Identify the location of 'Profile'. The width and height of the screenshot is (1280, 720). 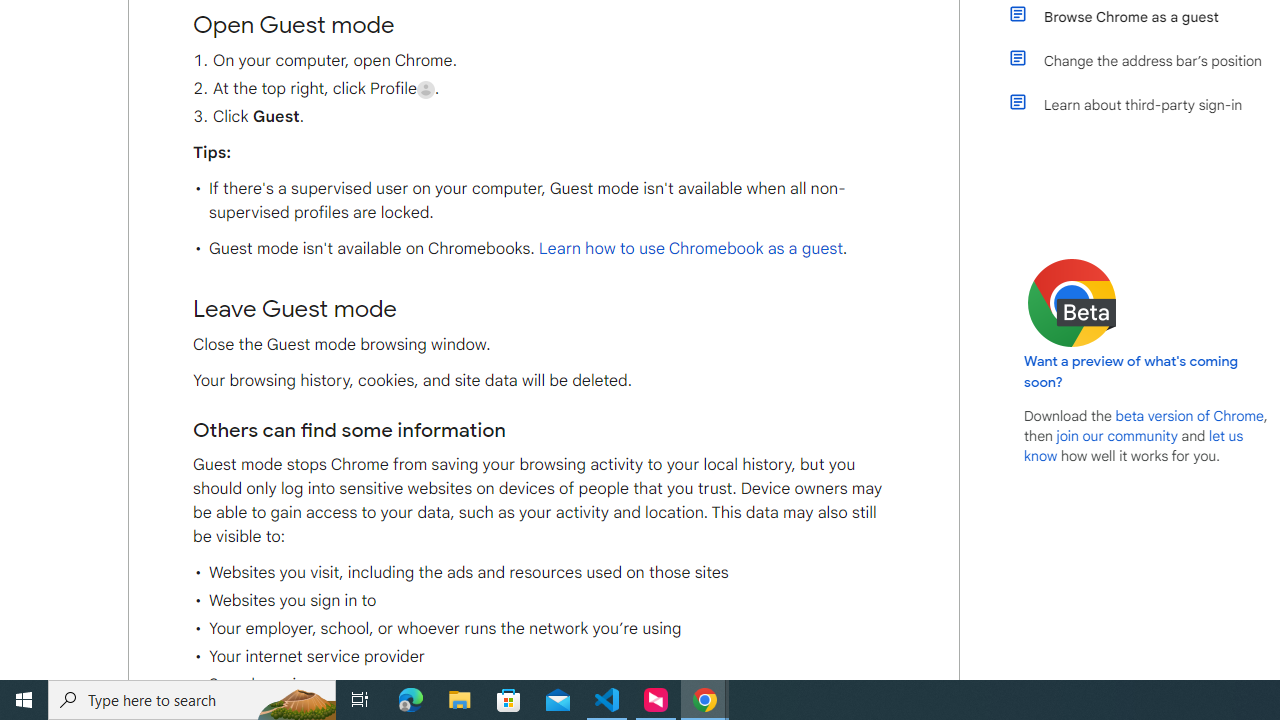
(425, 88).